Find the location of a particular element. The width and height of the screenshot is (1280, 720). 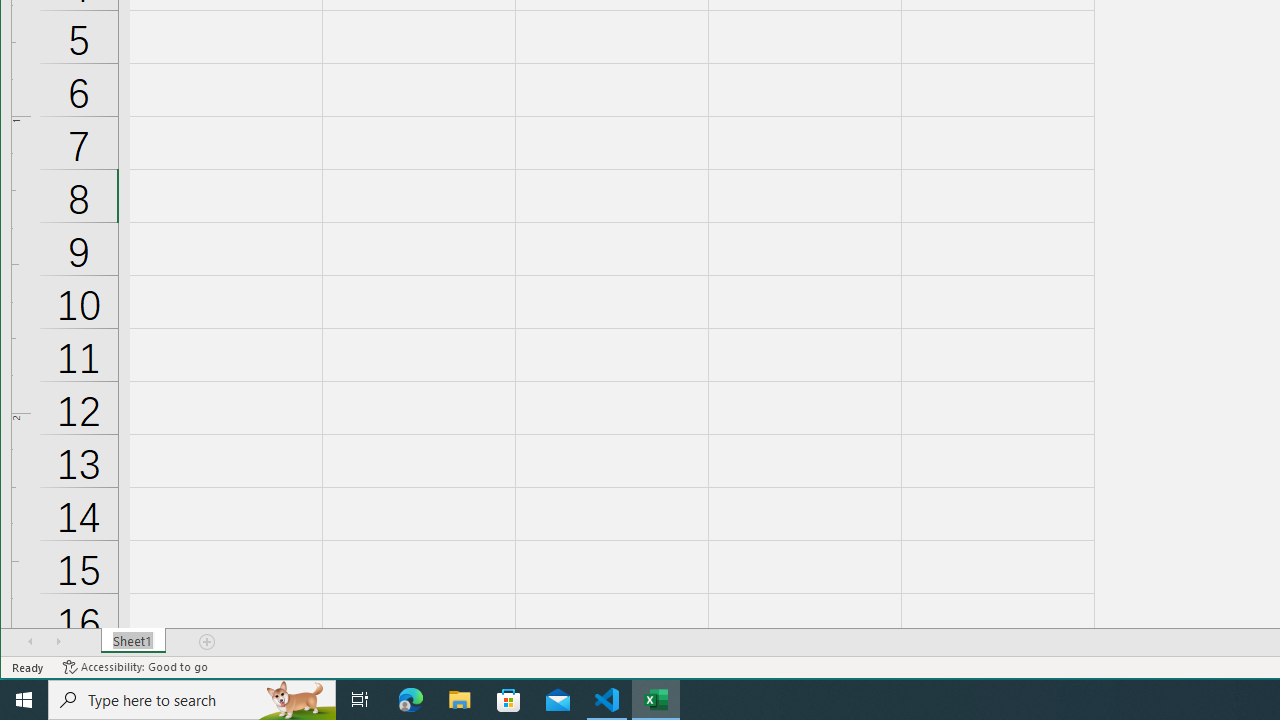

'File Explorer' is located at coordinates (459, 698).